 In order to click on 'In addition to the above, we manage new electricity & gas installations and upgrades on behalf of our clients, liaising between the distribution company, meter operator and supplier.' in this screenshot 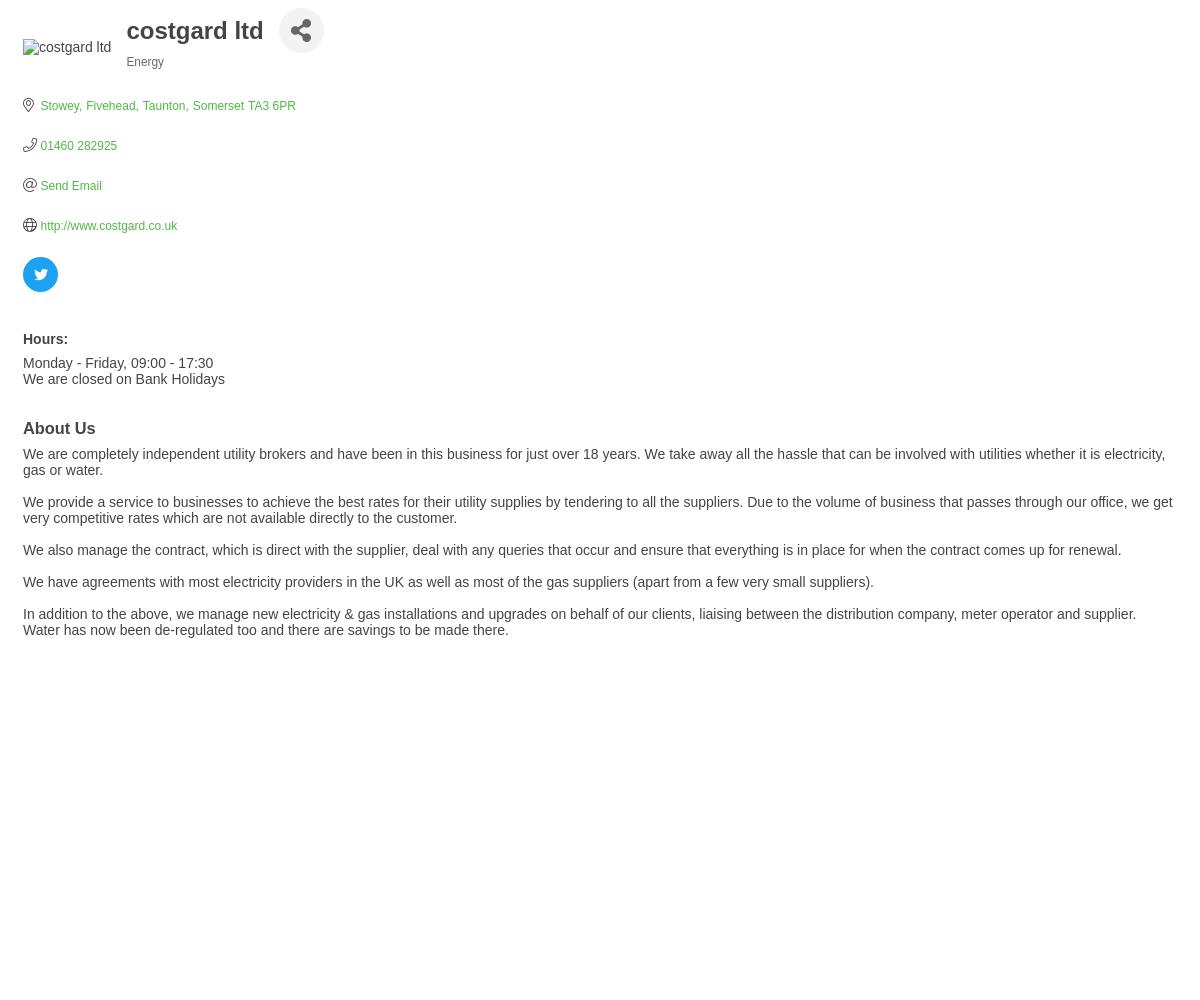, I will do `click(23, 613)`.